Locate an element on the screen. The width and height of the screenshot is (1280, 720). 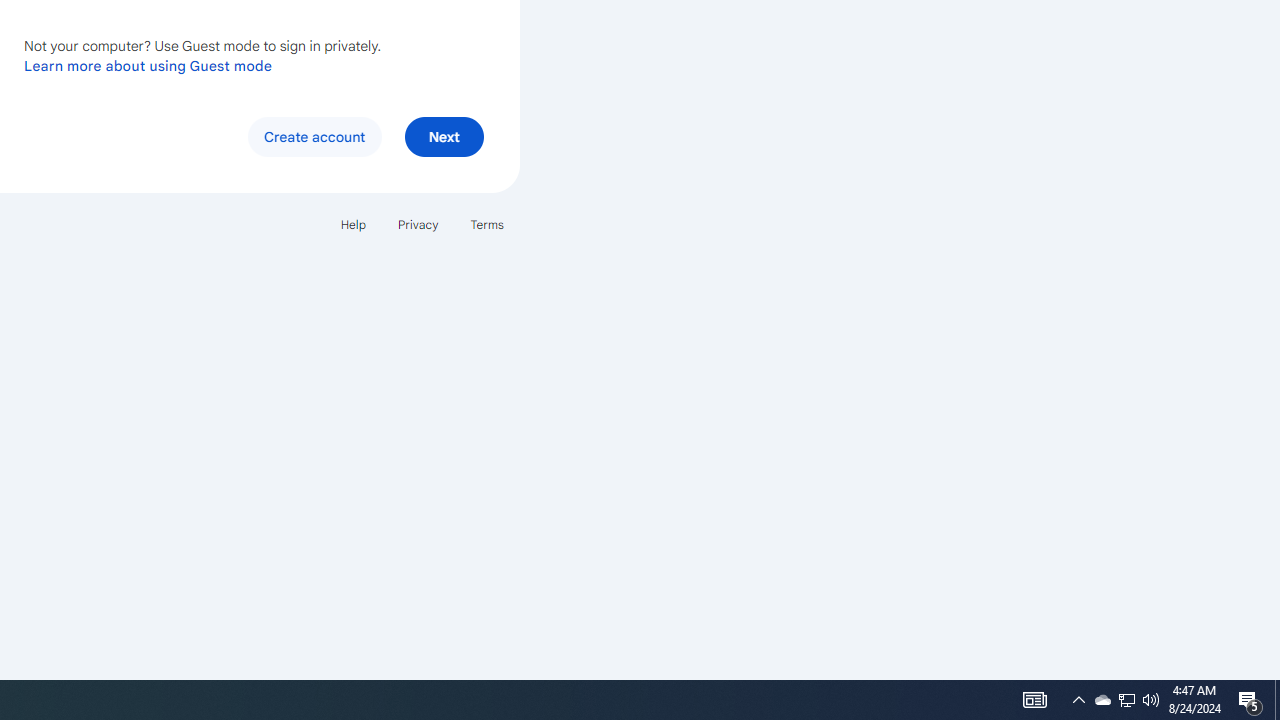
'Privacy' is located at coordinates (416, 224).